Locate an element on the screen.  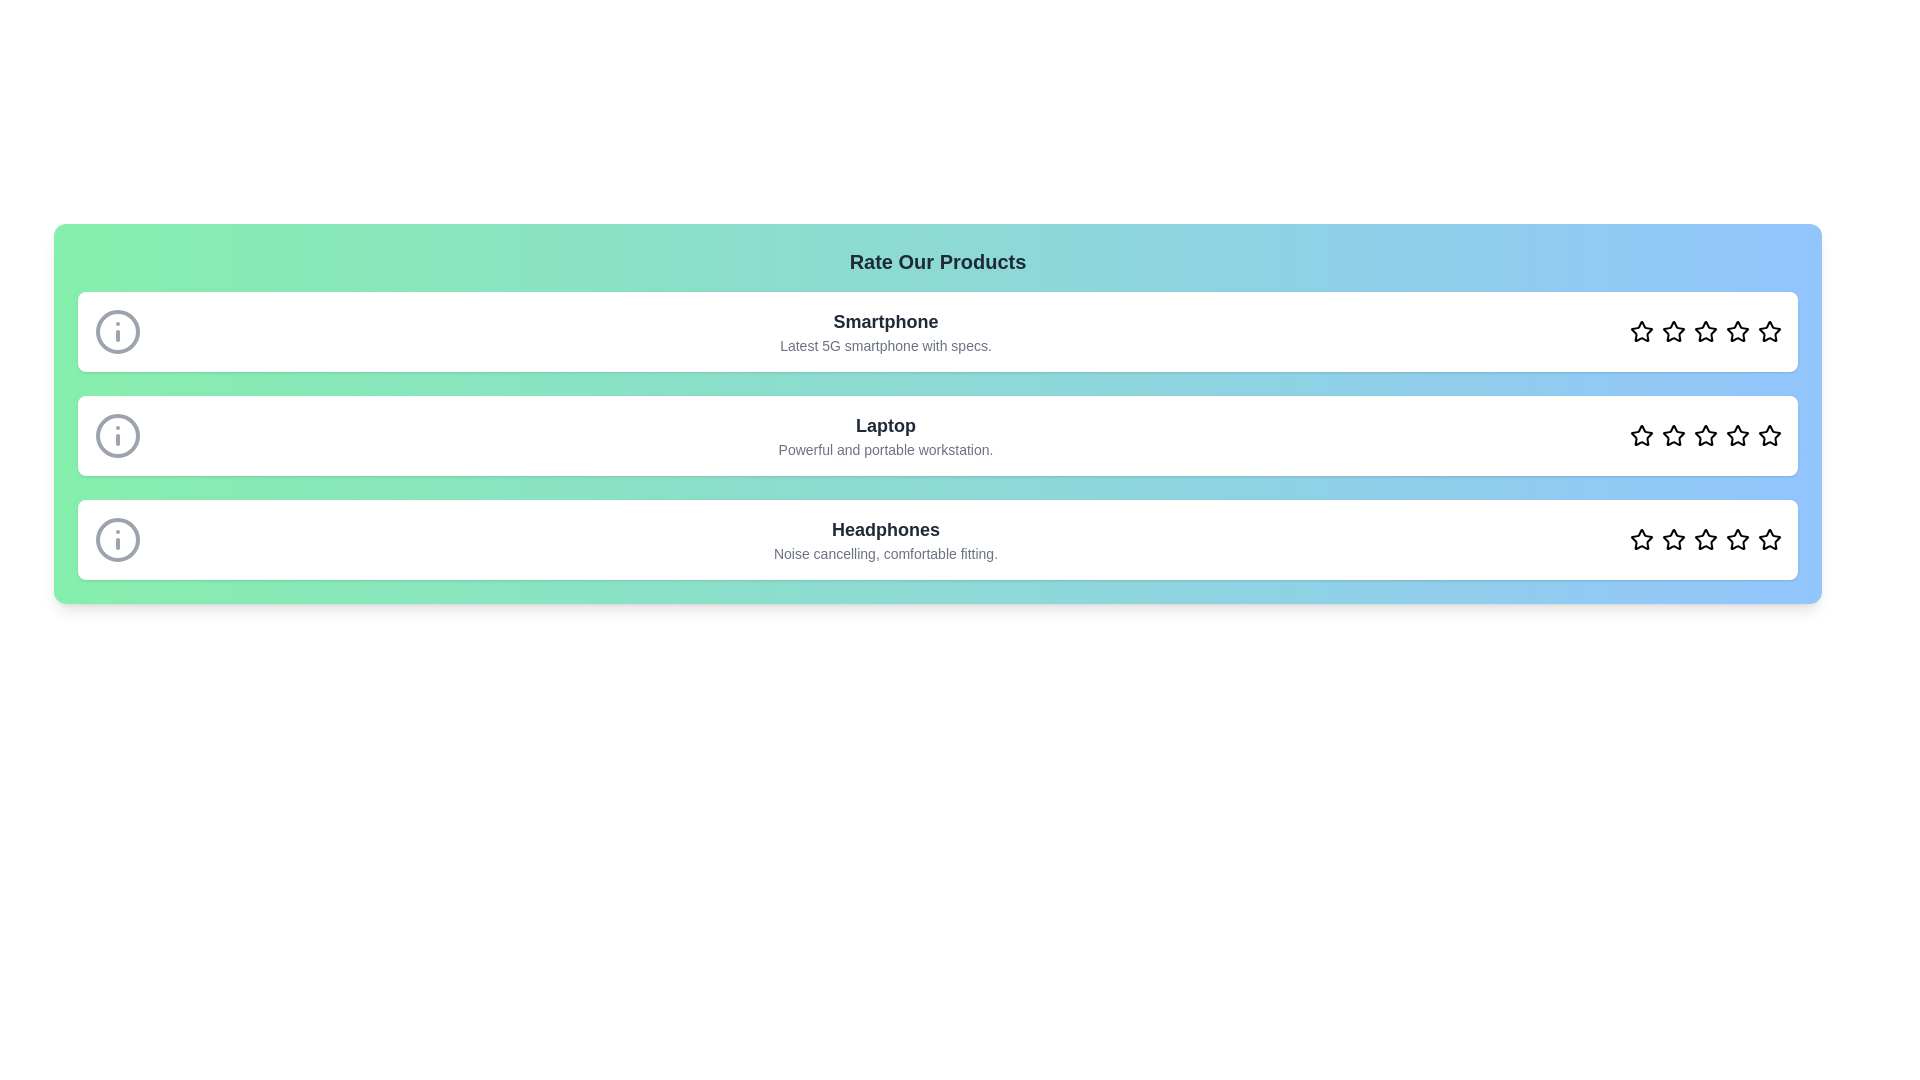
the first interactive graphical rating star in the second rating group for the 'Laptop' item is located at coordinates (1641, 434).